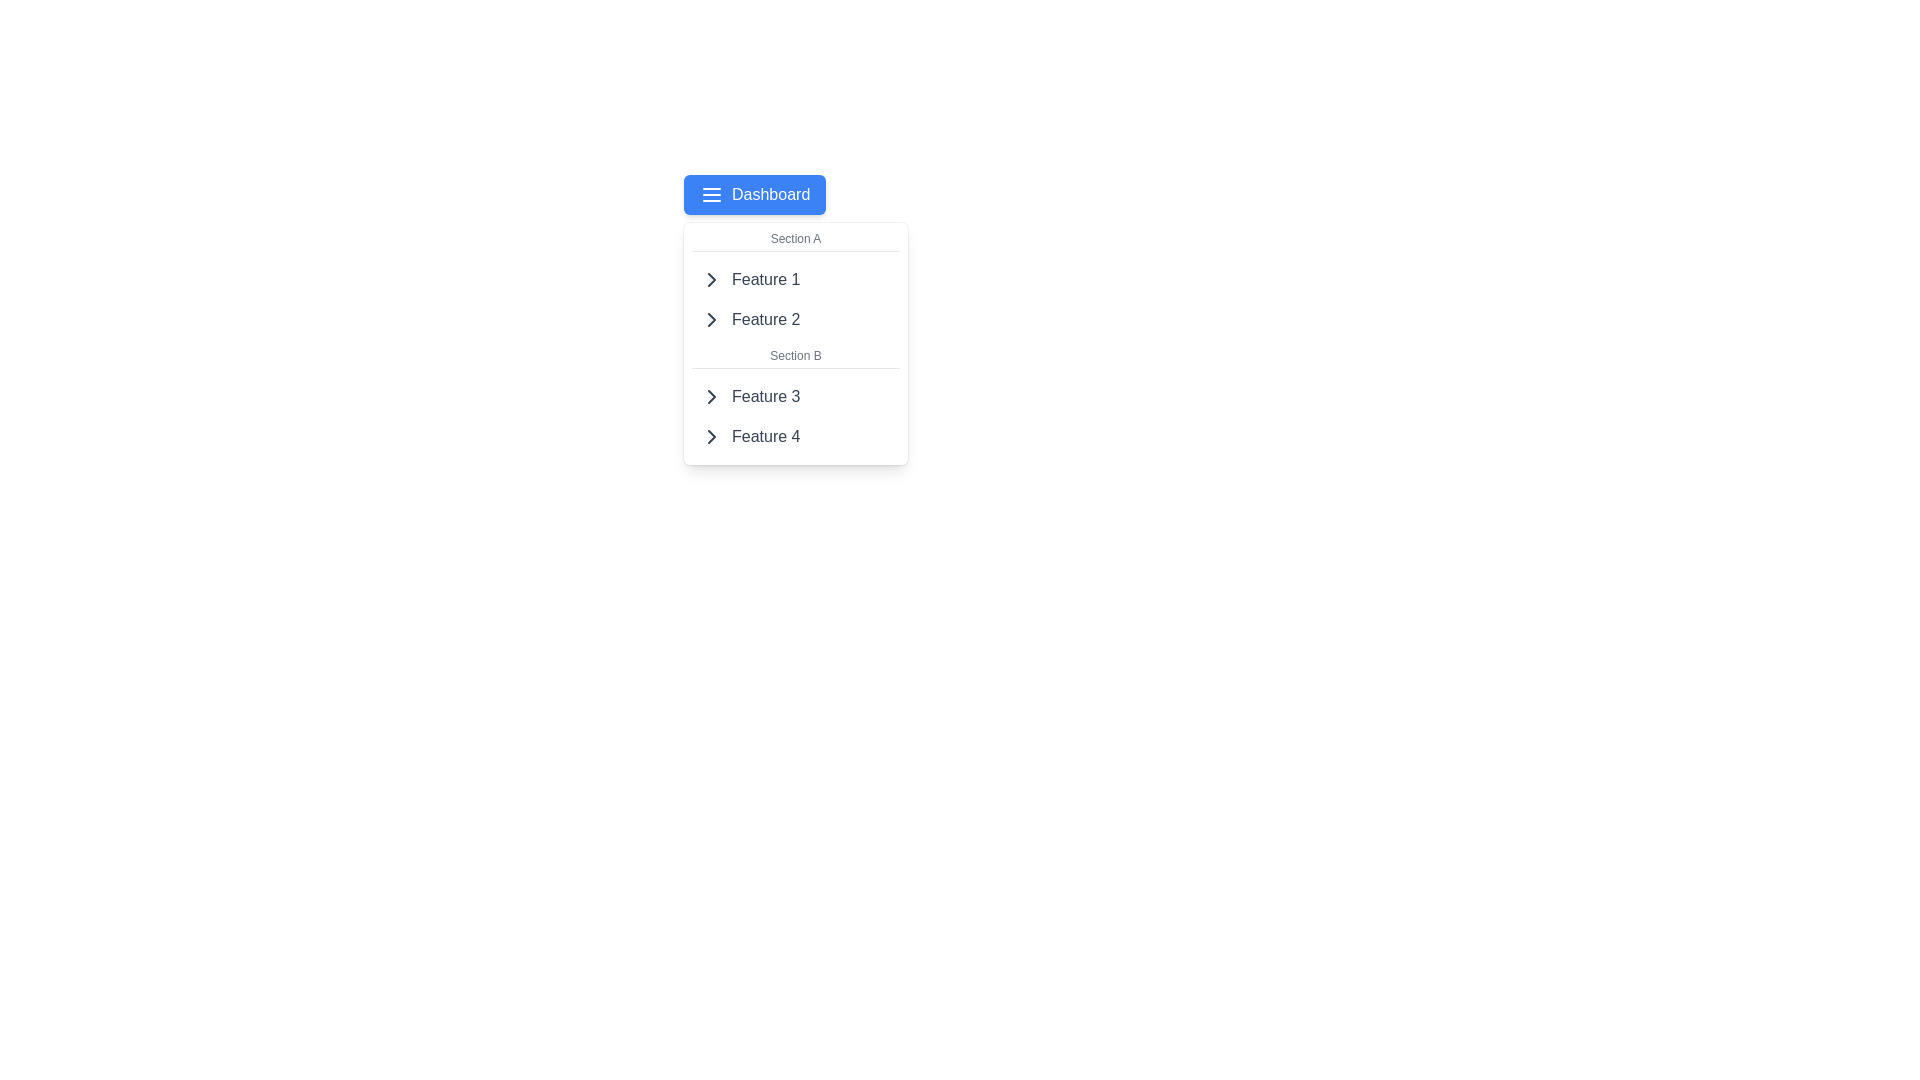 This screenshot has height=1080, width=1920. What do you see at coordinates (711, 397) in the screenshot?
I see `the Chevron-Right icon located to the immediate left of the 'Feature 3' text in the second section under the 'Section B' heading` at bounding box center [711, 397].